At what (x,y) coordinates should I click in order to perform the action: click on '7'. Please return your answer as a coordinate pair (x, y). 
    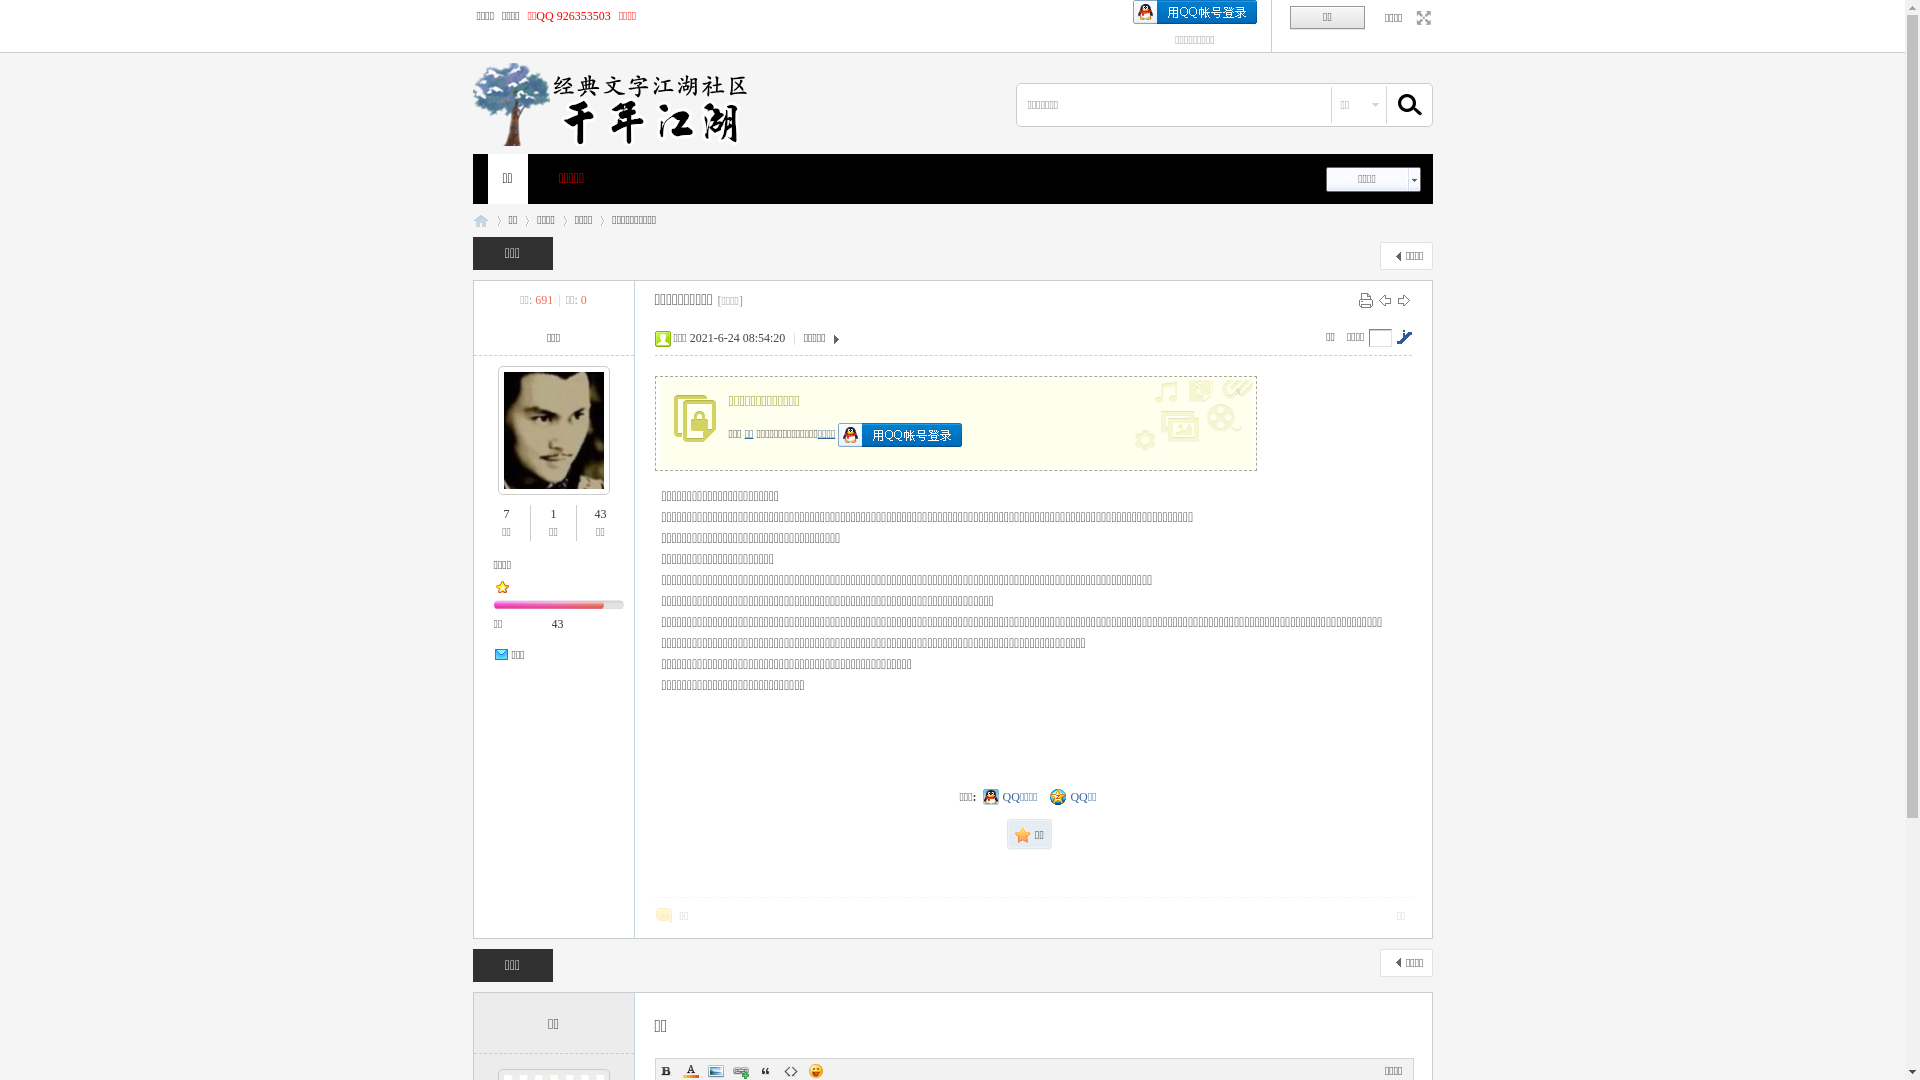
    Looking at the image, I should click on (507, 512).